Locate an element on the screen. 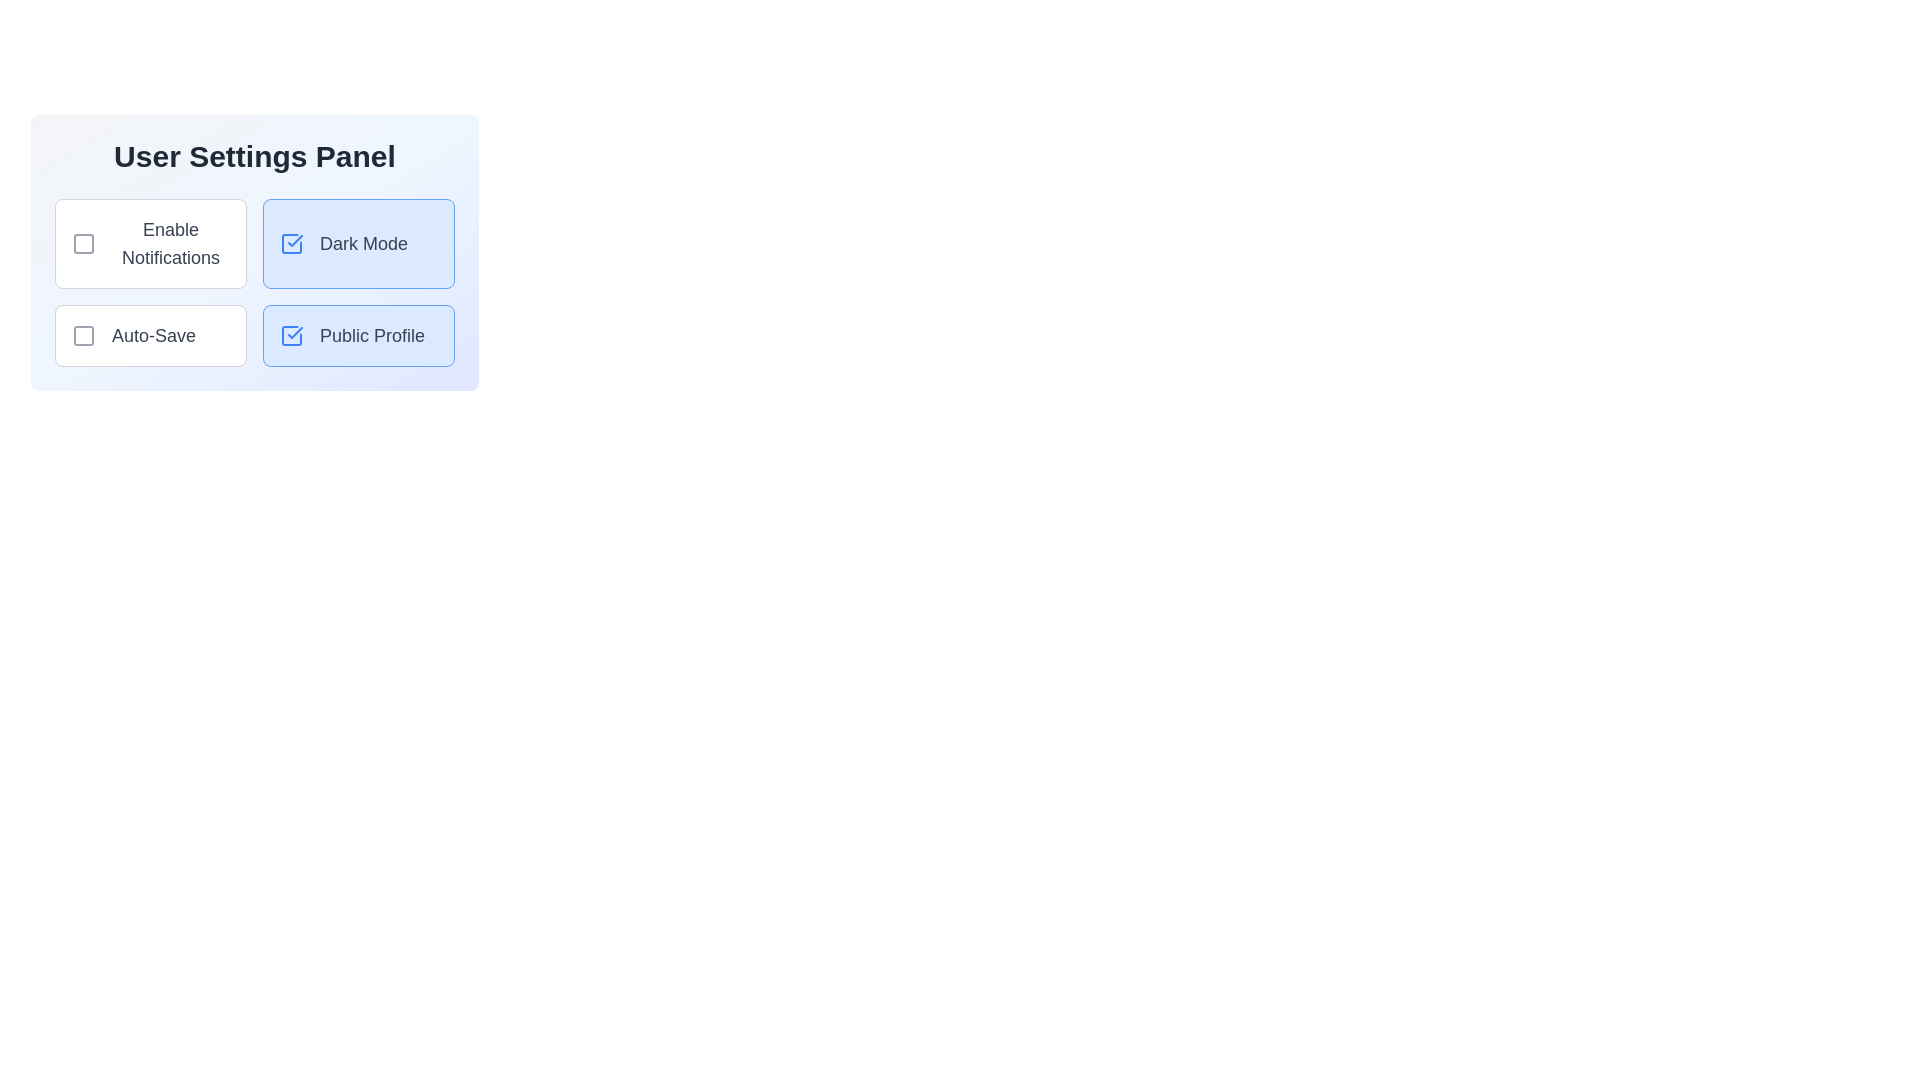  the toggle button for 'Dark Mode' is located at coordinates (359, 242).